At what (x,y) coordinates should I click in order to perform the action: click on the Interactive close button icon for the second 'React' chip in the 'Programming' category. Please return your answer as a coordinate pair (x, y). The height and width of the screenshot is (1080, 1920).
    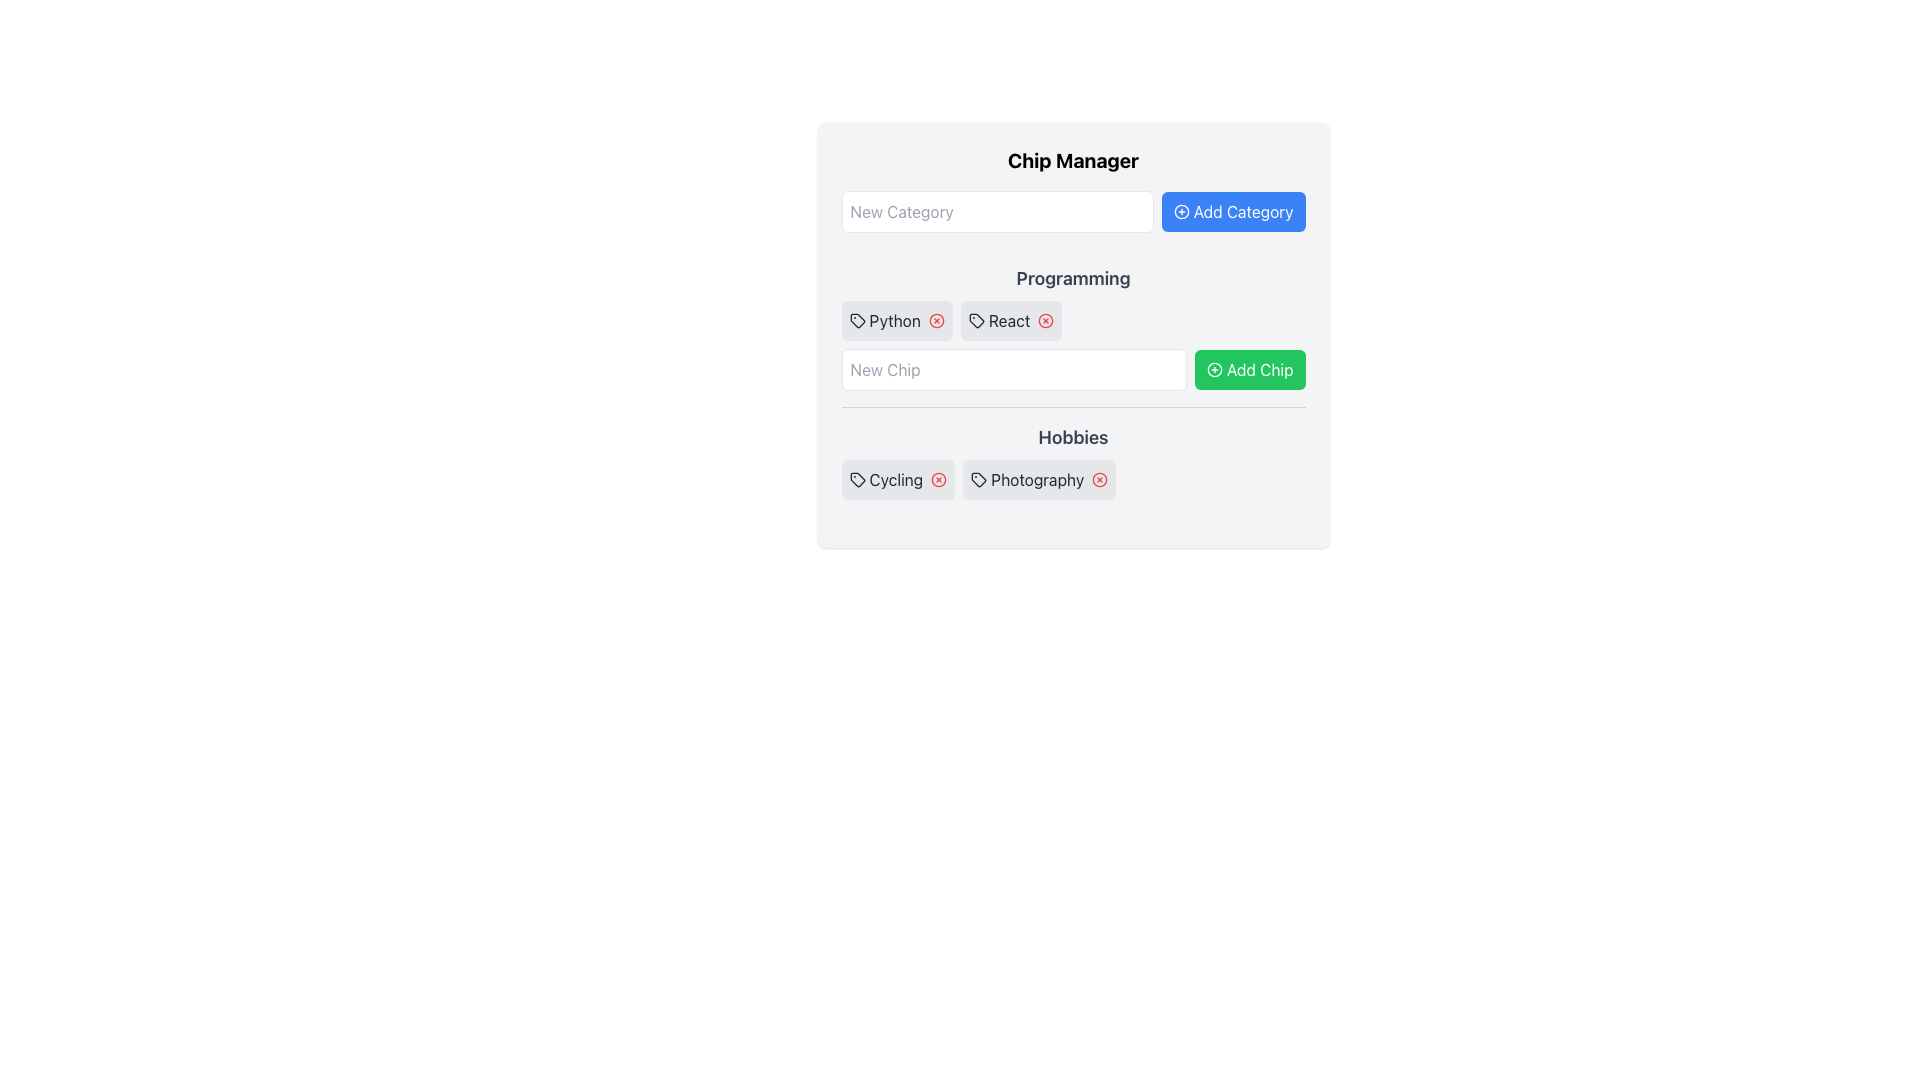
    Looking at the image, I should click on (1045, 319).